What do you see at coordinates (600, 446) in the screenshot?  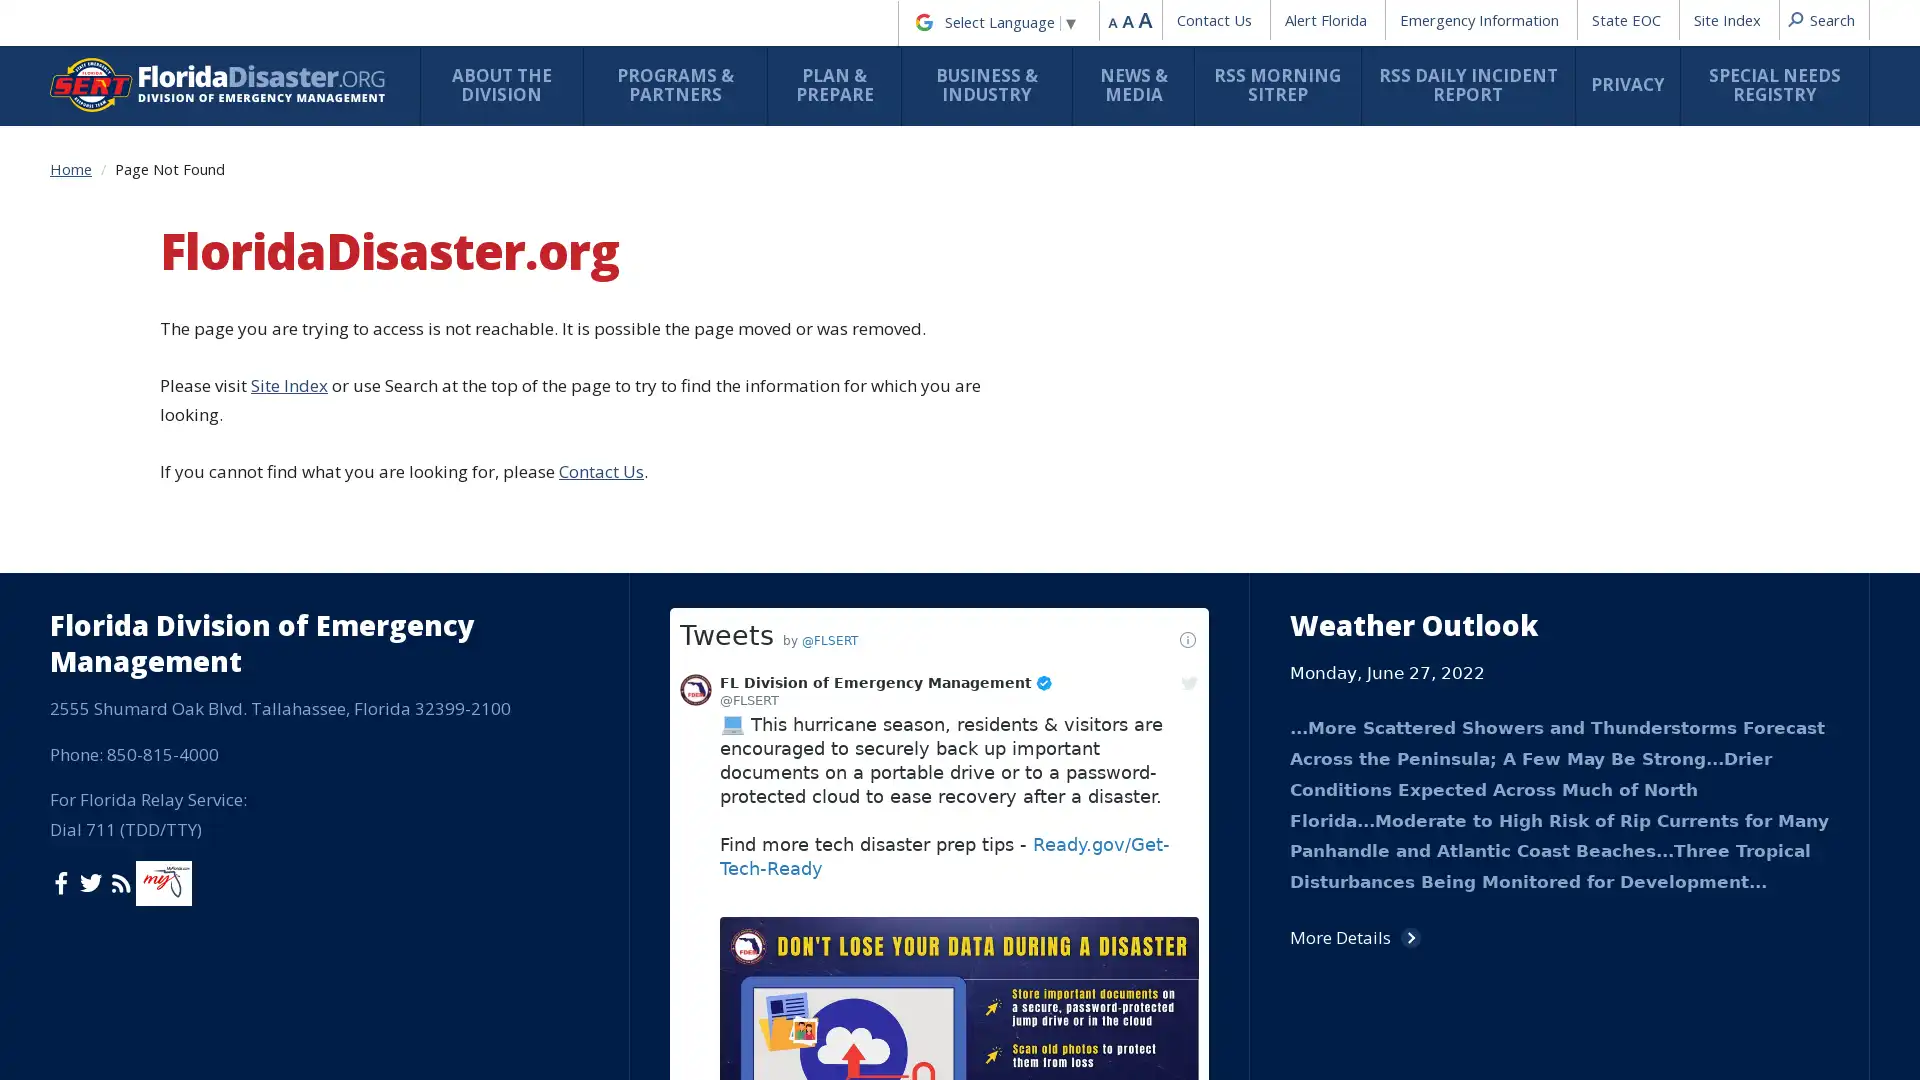 I see `Toggle More` at bounding box center [600, 446].